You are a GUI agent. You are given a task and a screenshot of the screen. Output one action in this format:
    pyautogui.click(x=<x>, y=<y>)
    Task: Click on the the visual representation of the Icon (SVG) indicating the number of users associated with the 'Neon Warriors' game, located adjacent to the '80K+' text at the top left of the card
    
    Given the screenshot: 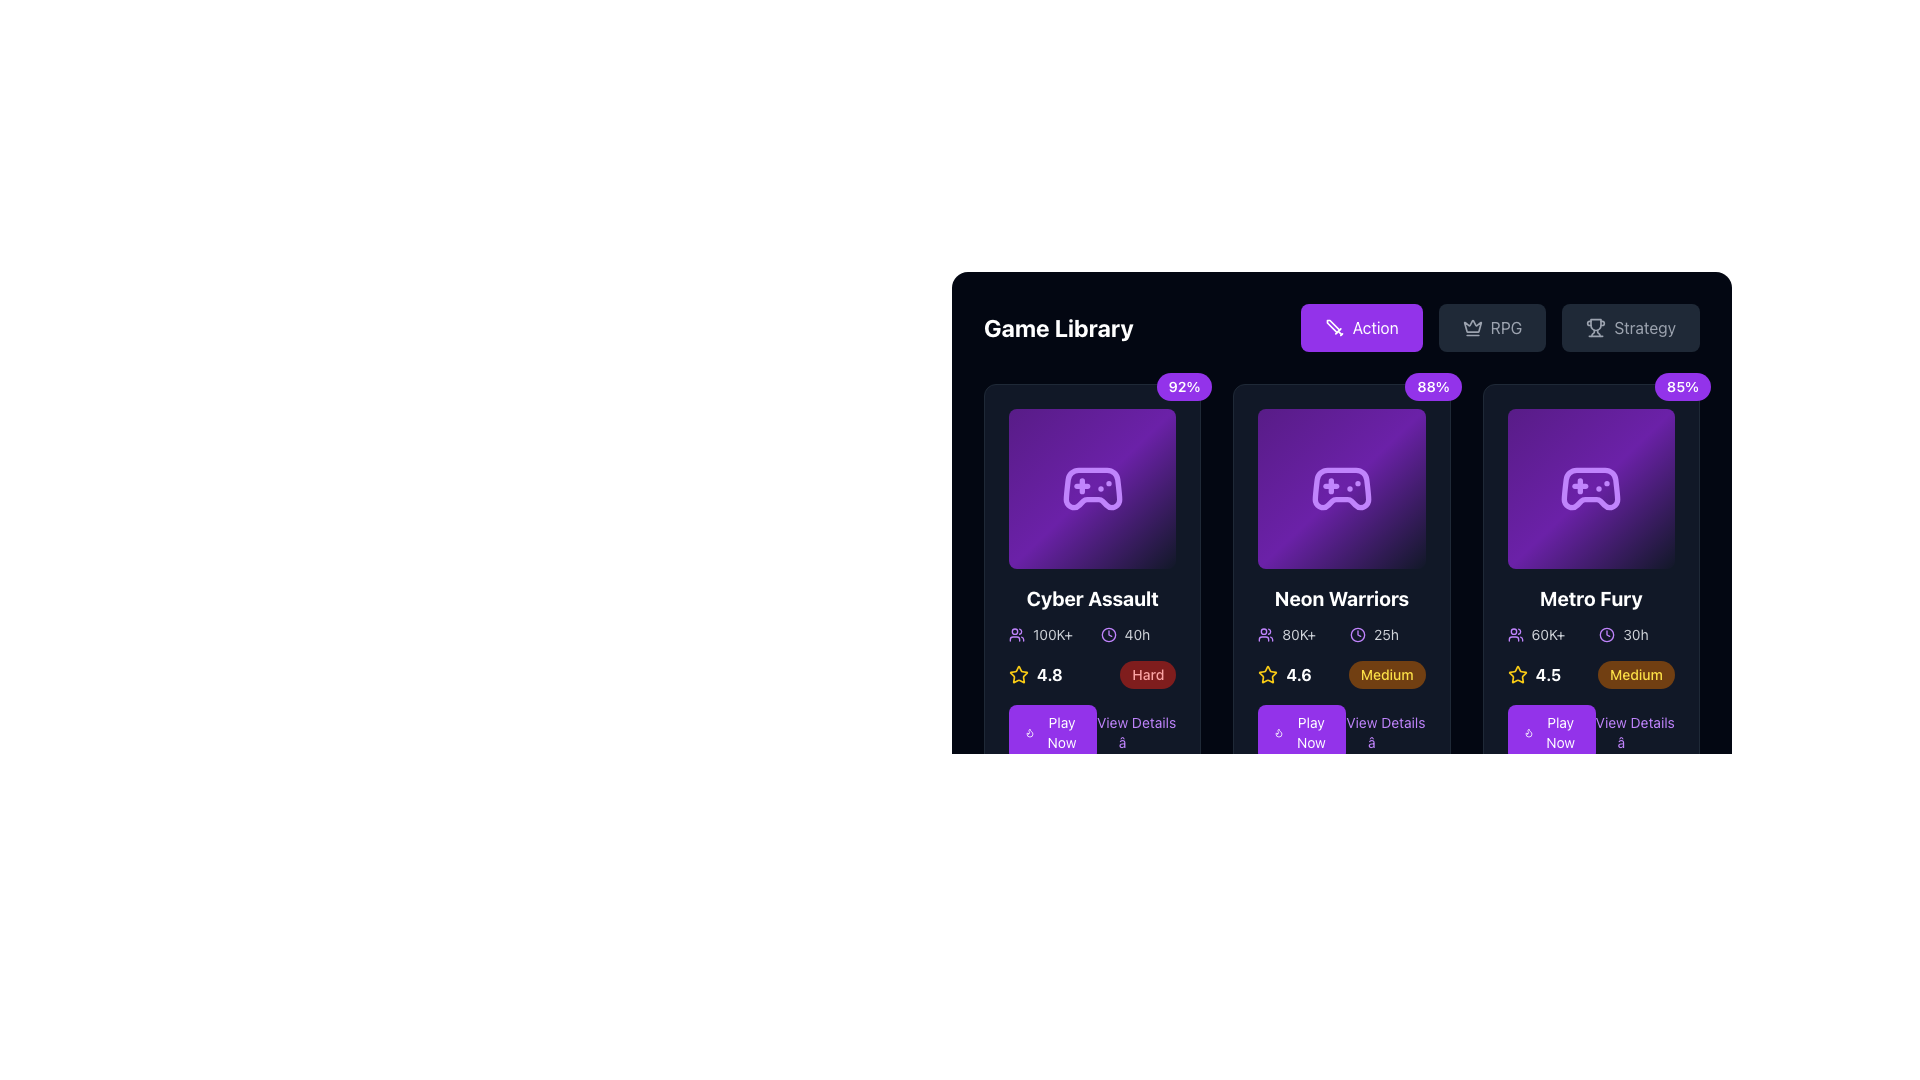 What is the action you would take?
    pyautogui.click(x=1265, y=635)
    